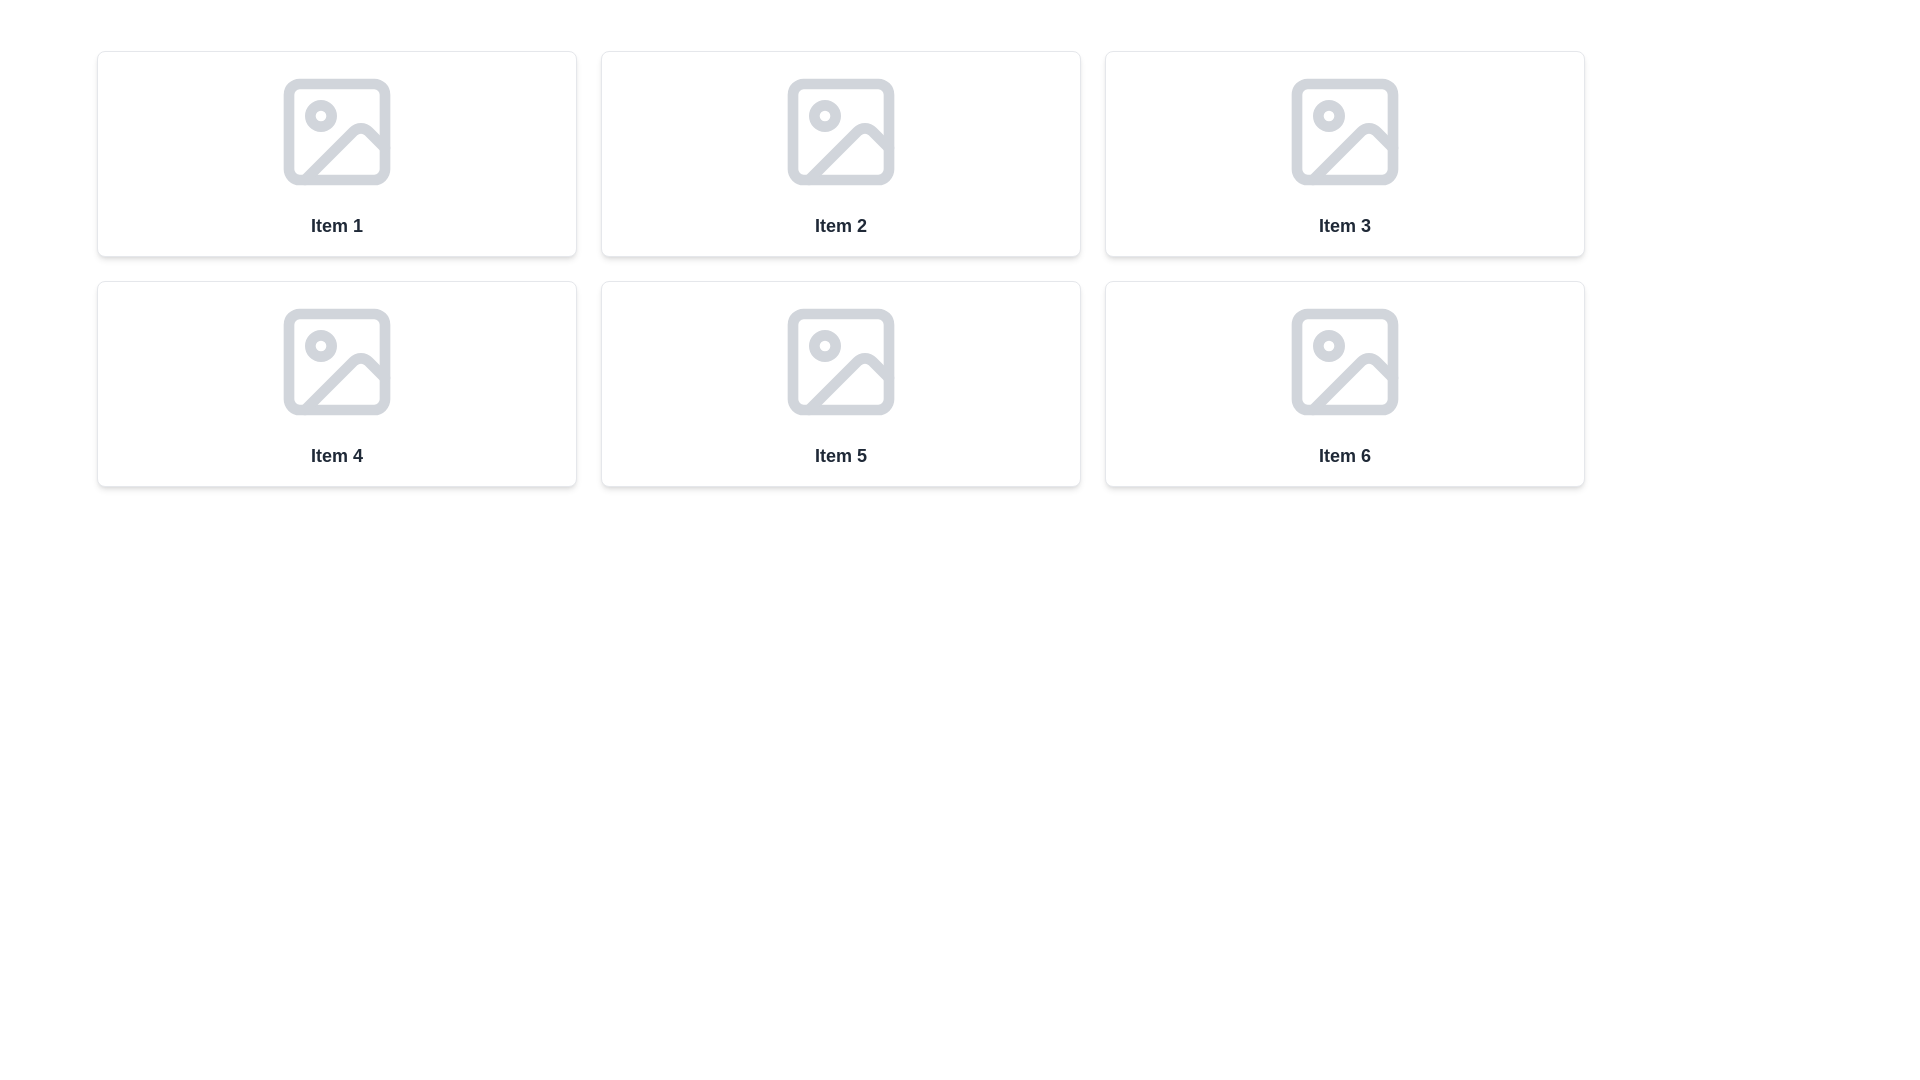 Image resolution: width=1920 pixels, height=1080 pixels. Describe the element at coordinates (840, 362) in the screenshot. I see `the primary SVG icon located in the upper section of the card labeled 'Item 5'` at that location.